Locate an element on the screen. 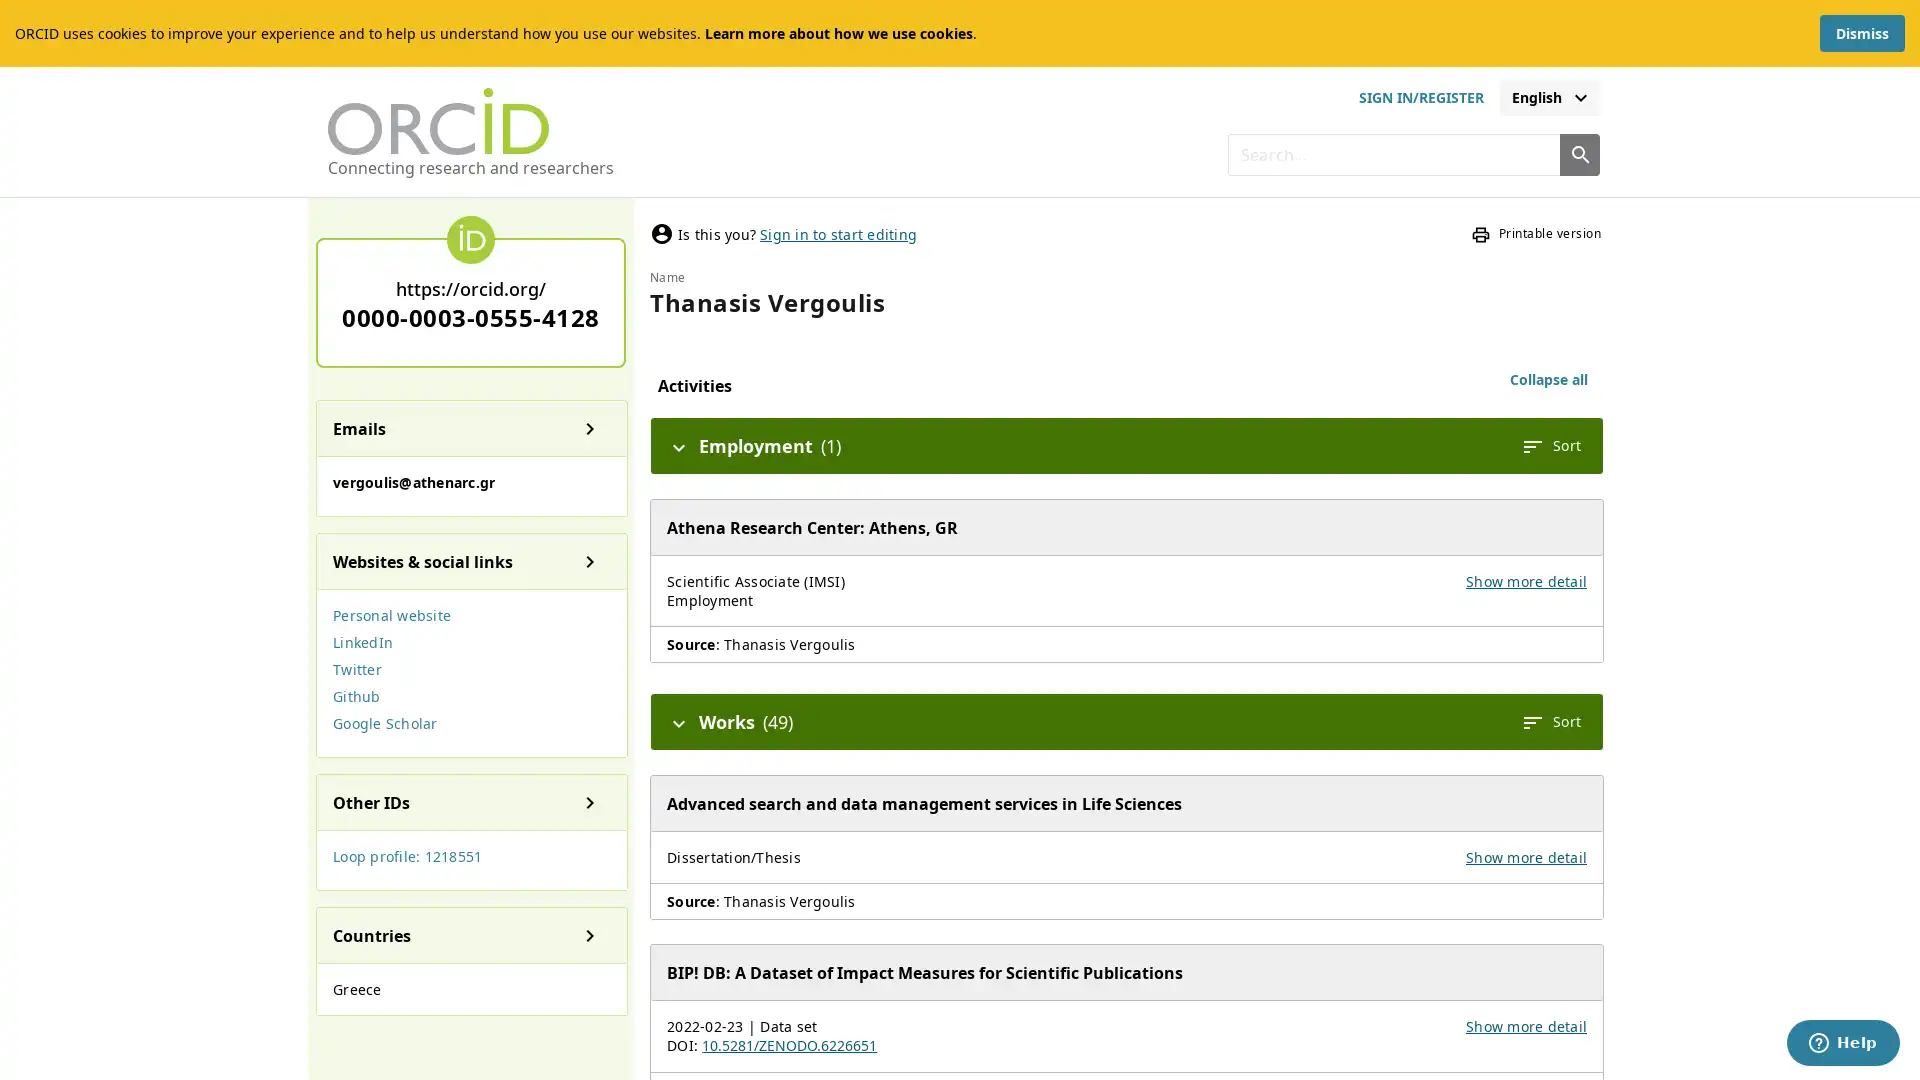 The width and height of the screenshot is (1920, 1080). Dismiss is located at coordinates (1861, 33).